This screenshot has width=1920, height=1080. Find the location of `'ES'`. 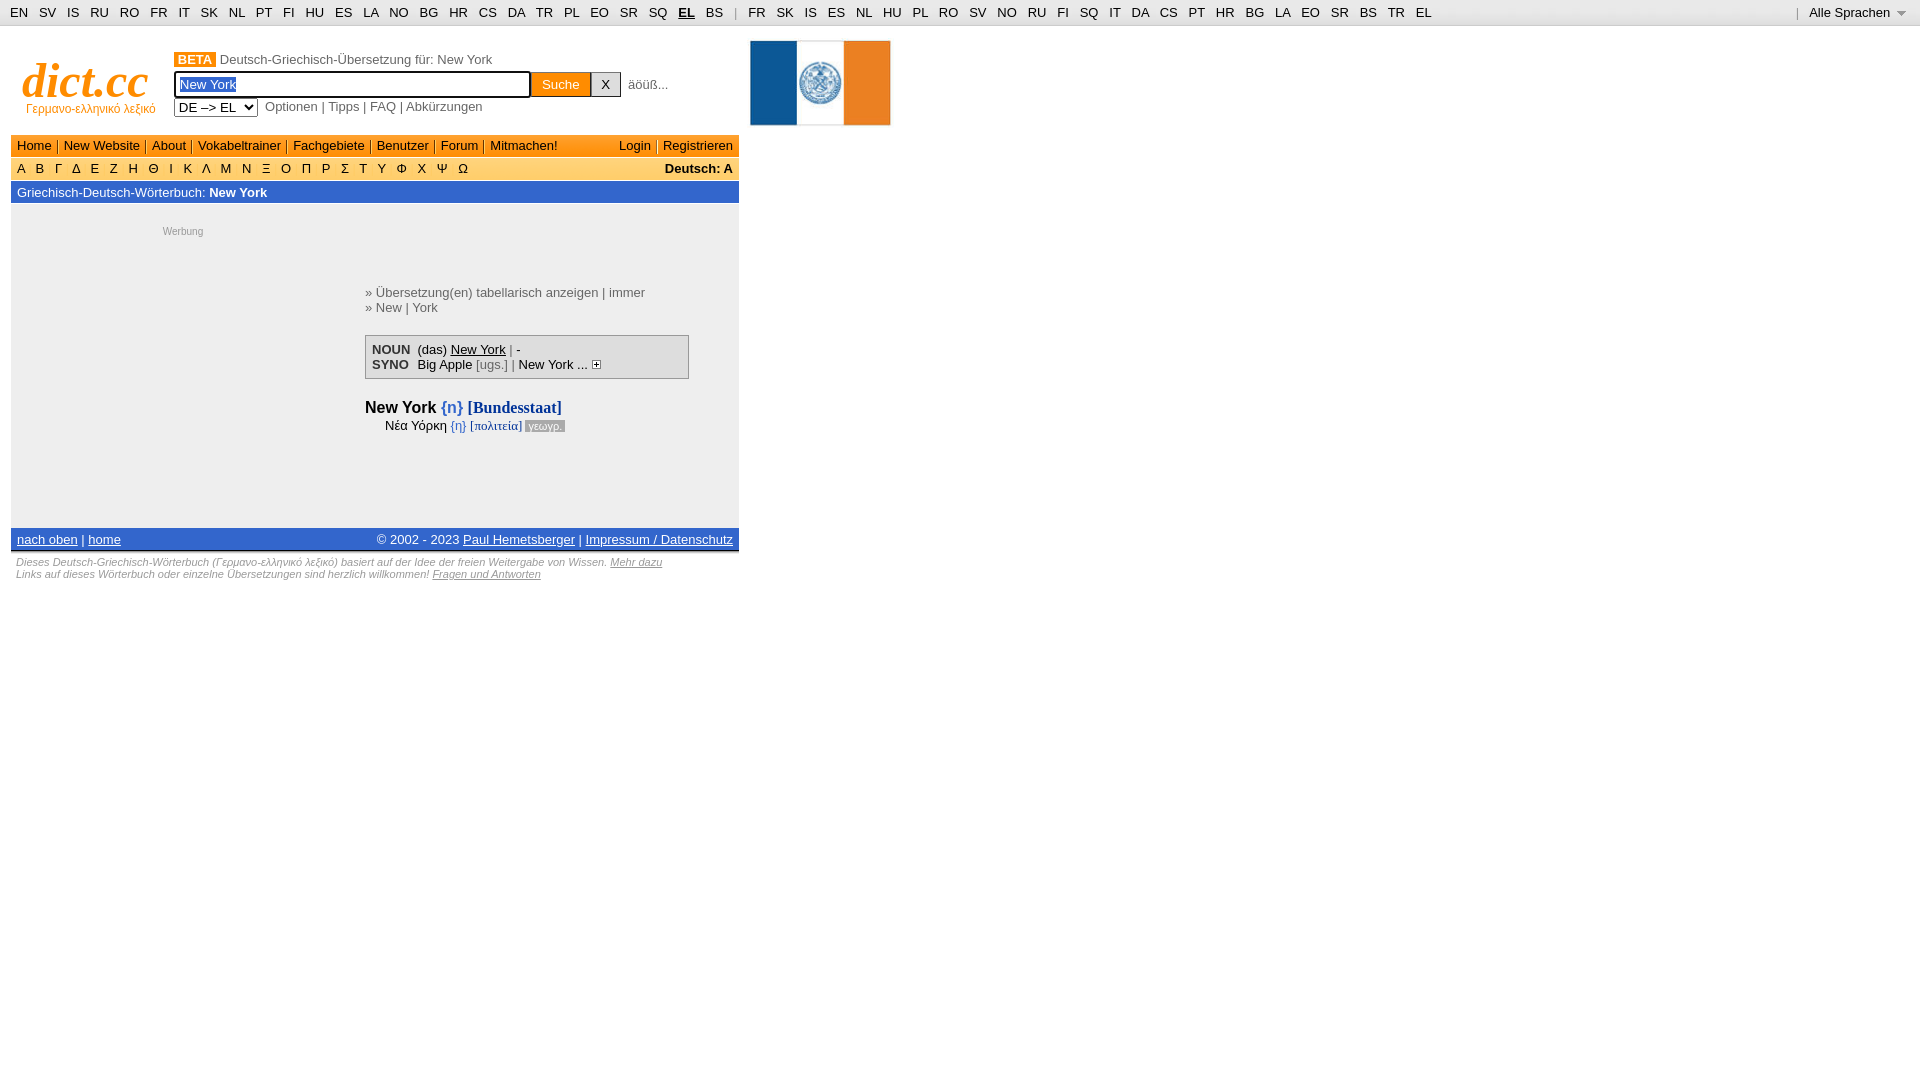

'ES' is located at coordinates (335, 12).